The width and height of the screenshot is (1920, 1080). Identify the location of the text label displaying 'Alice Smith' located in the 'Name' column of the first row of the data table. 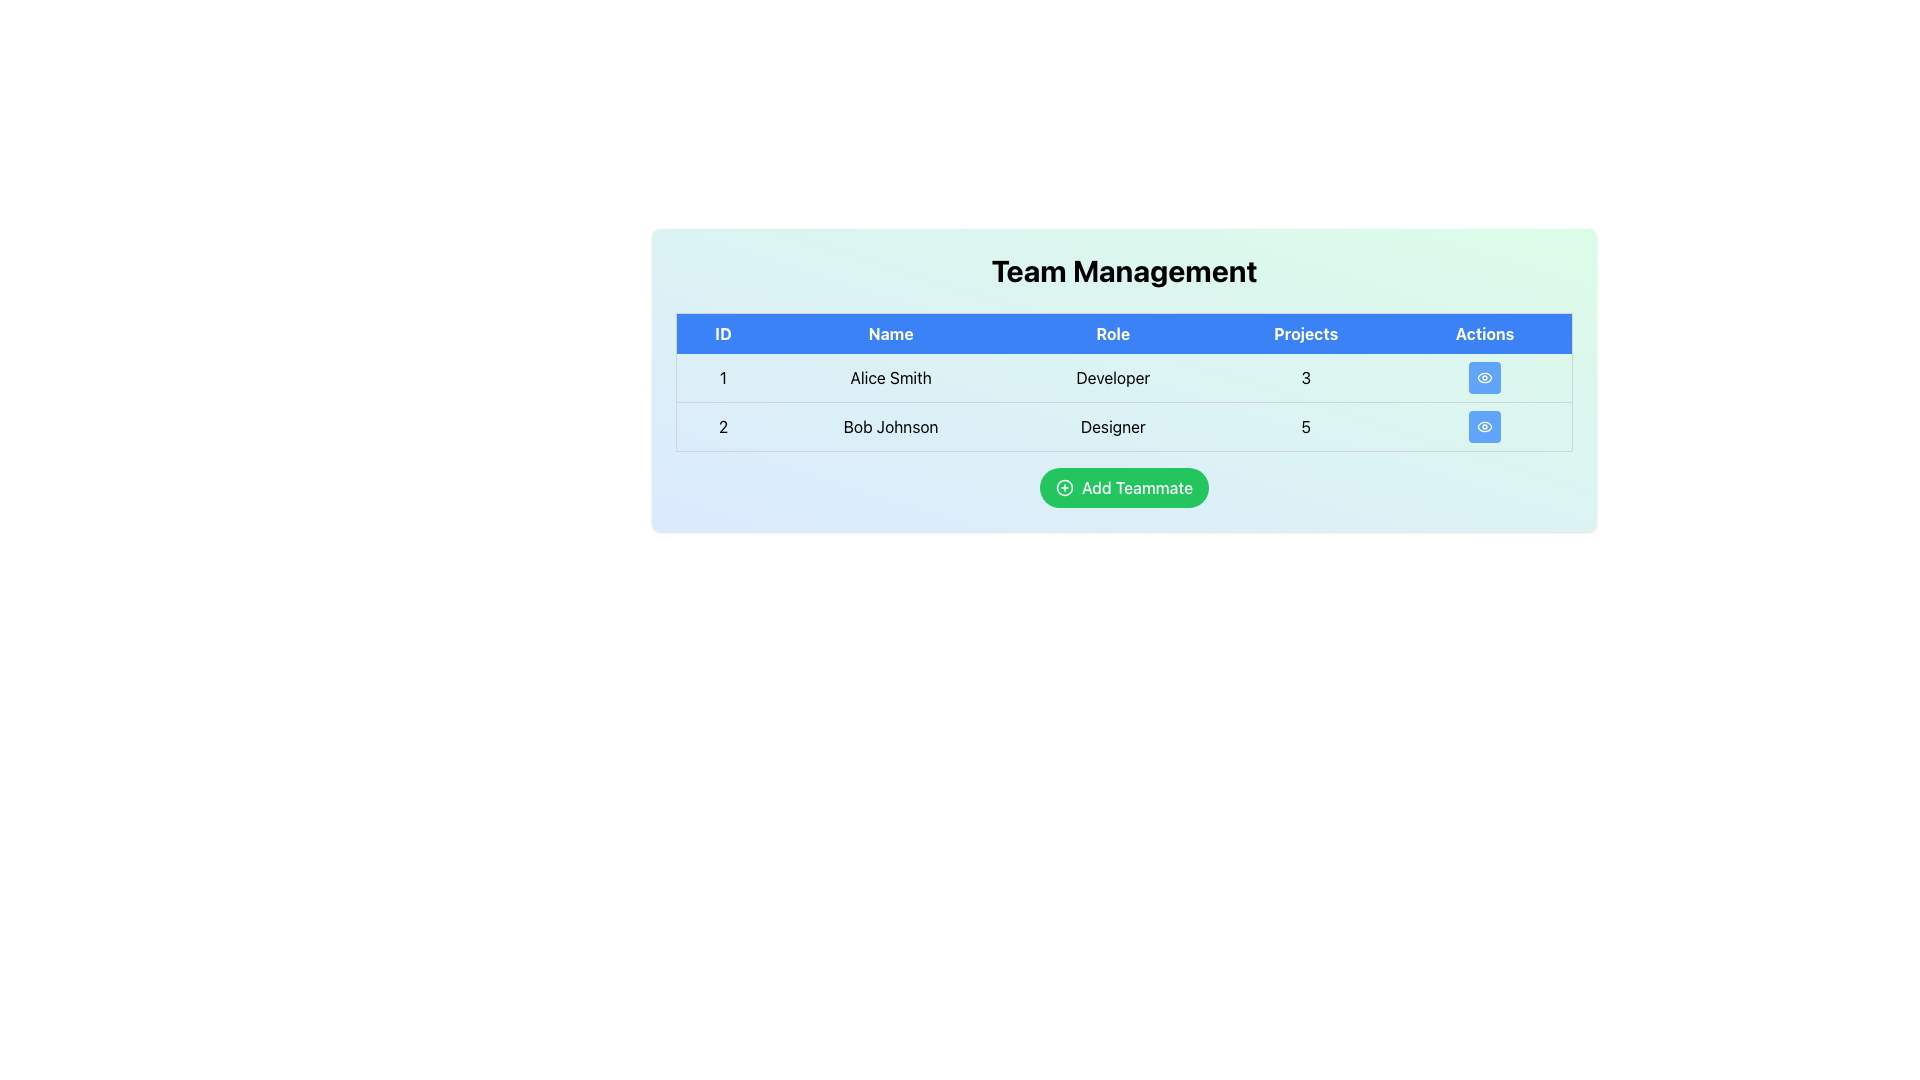
(890, 378).